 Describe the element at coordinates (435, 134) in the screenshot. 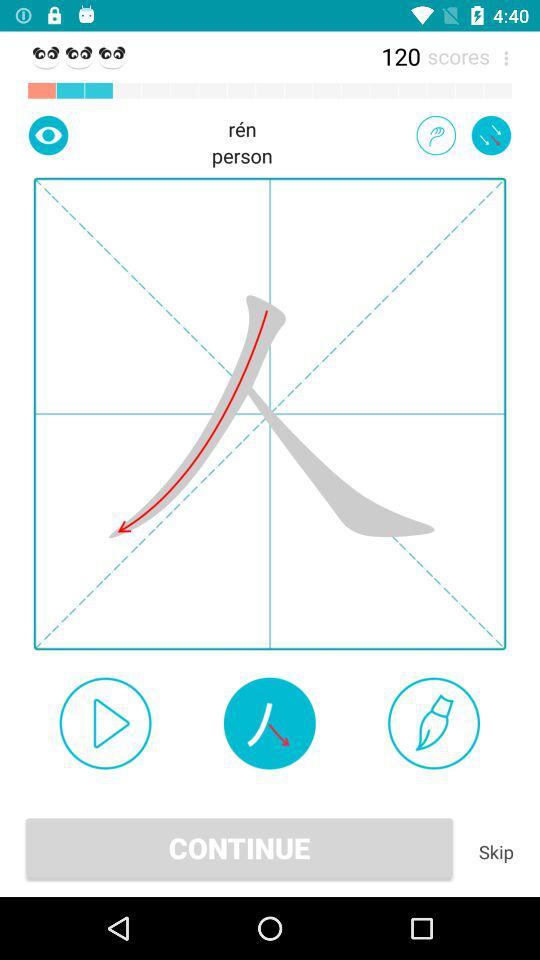

I see `the item to the right of person icon` at that location.